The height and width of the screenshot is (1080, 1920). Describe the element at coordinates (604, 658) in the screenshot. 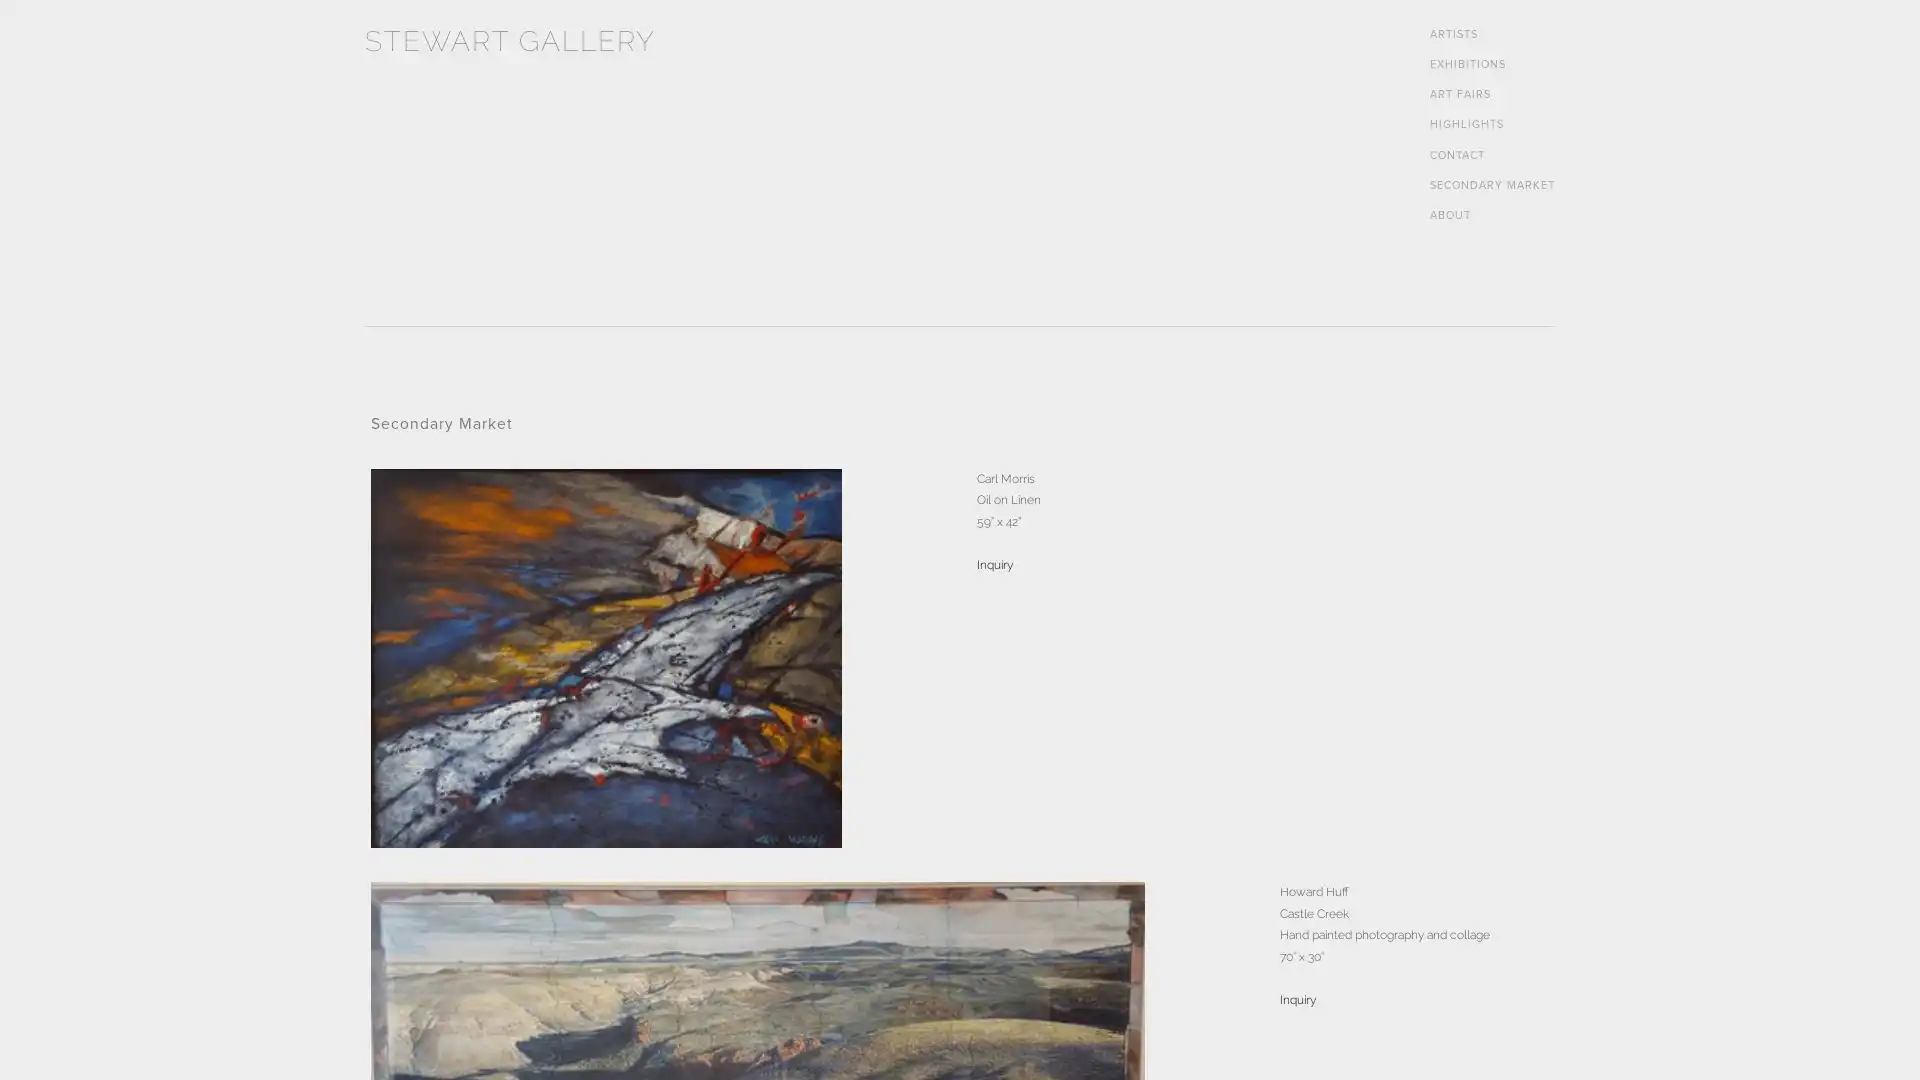

I see `View fullsize` at that location.